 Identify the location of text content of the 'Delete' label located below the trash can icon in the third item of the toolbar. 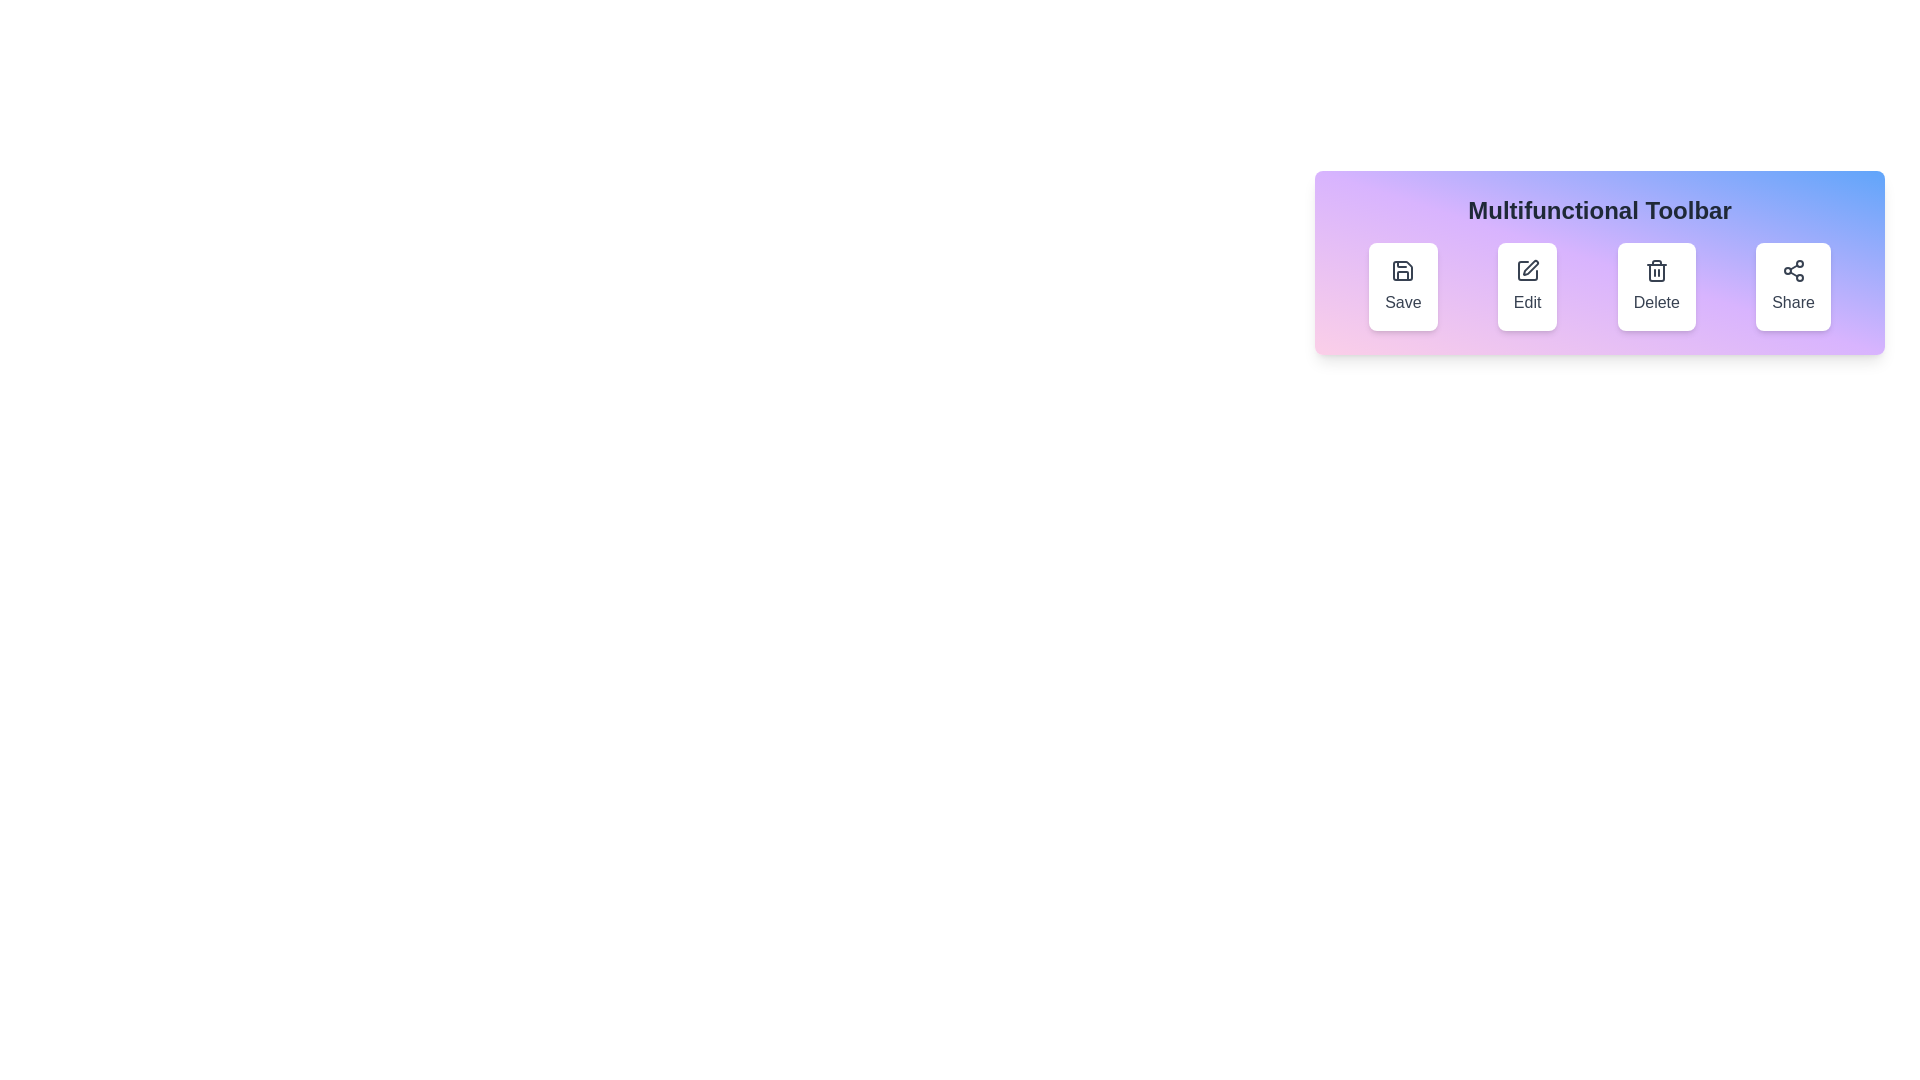
(1656, 303).